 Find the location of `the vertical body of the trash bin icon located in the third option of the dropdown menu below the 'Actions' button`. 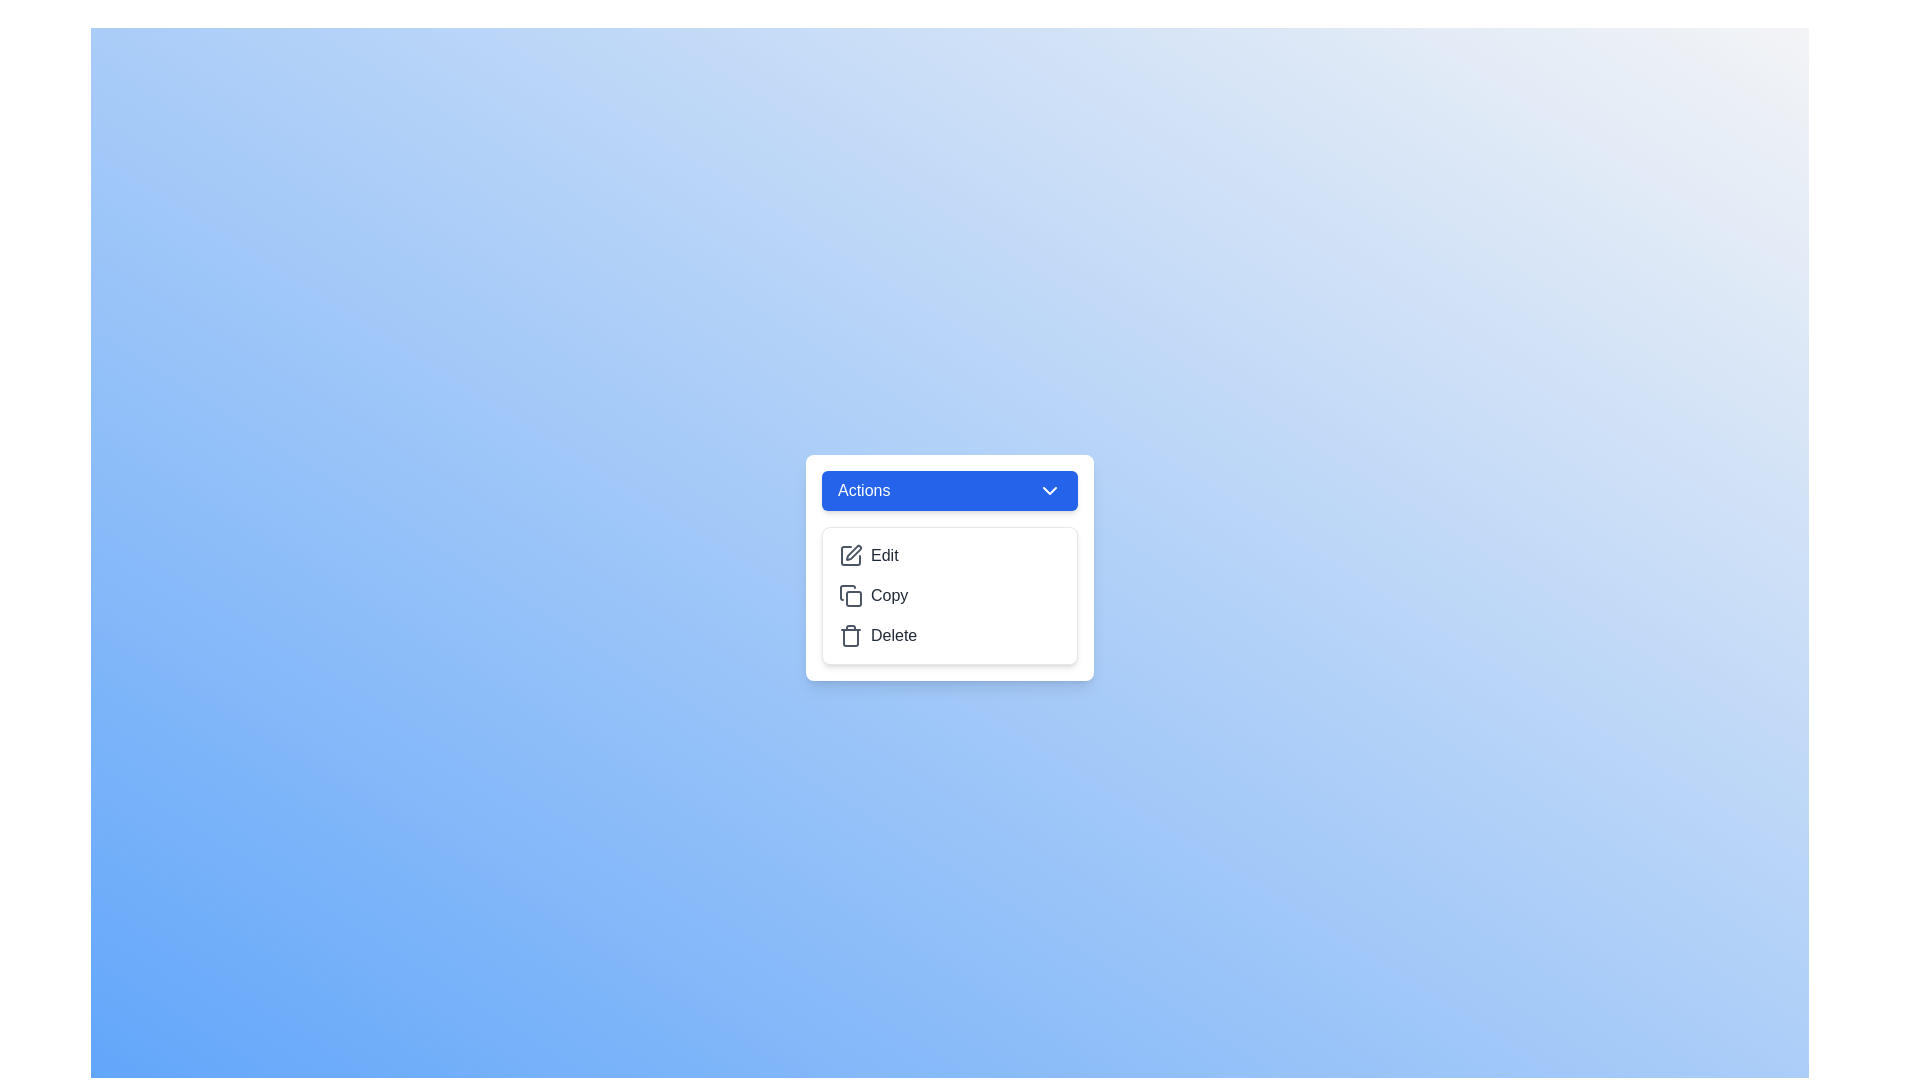

the vertical body of the trash bin icon located in the third option of the dropdown menu below the 'Actions' button is located at coordinates (850, 637).